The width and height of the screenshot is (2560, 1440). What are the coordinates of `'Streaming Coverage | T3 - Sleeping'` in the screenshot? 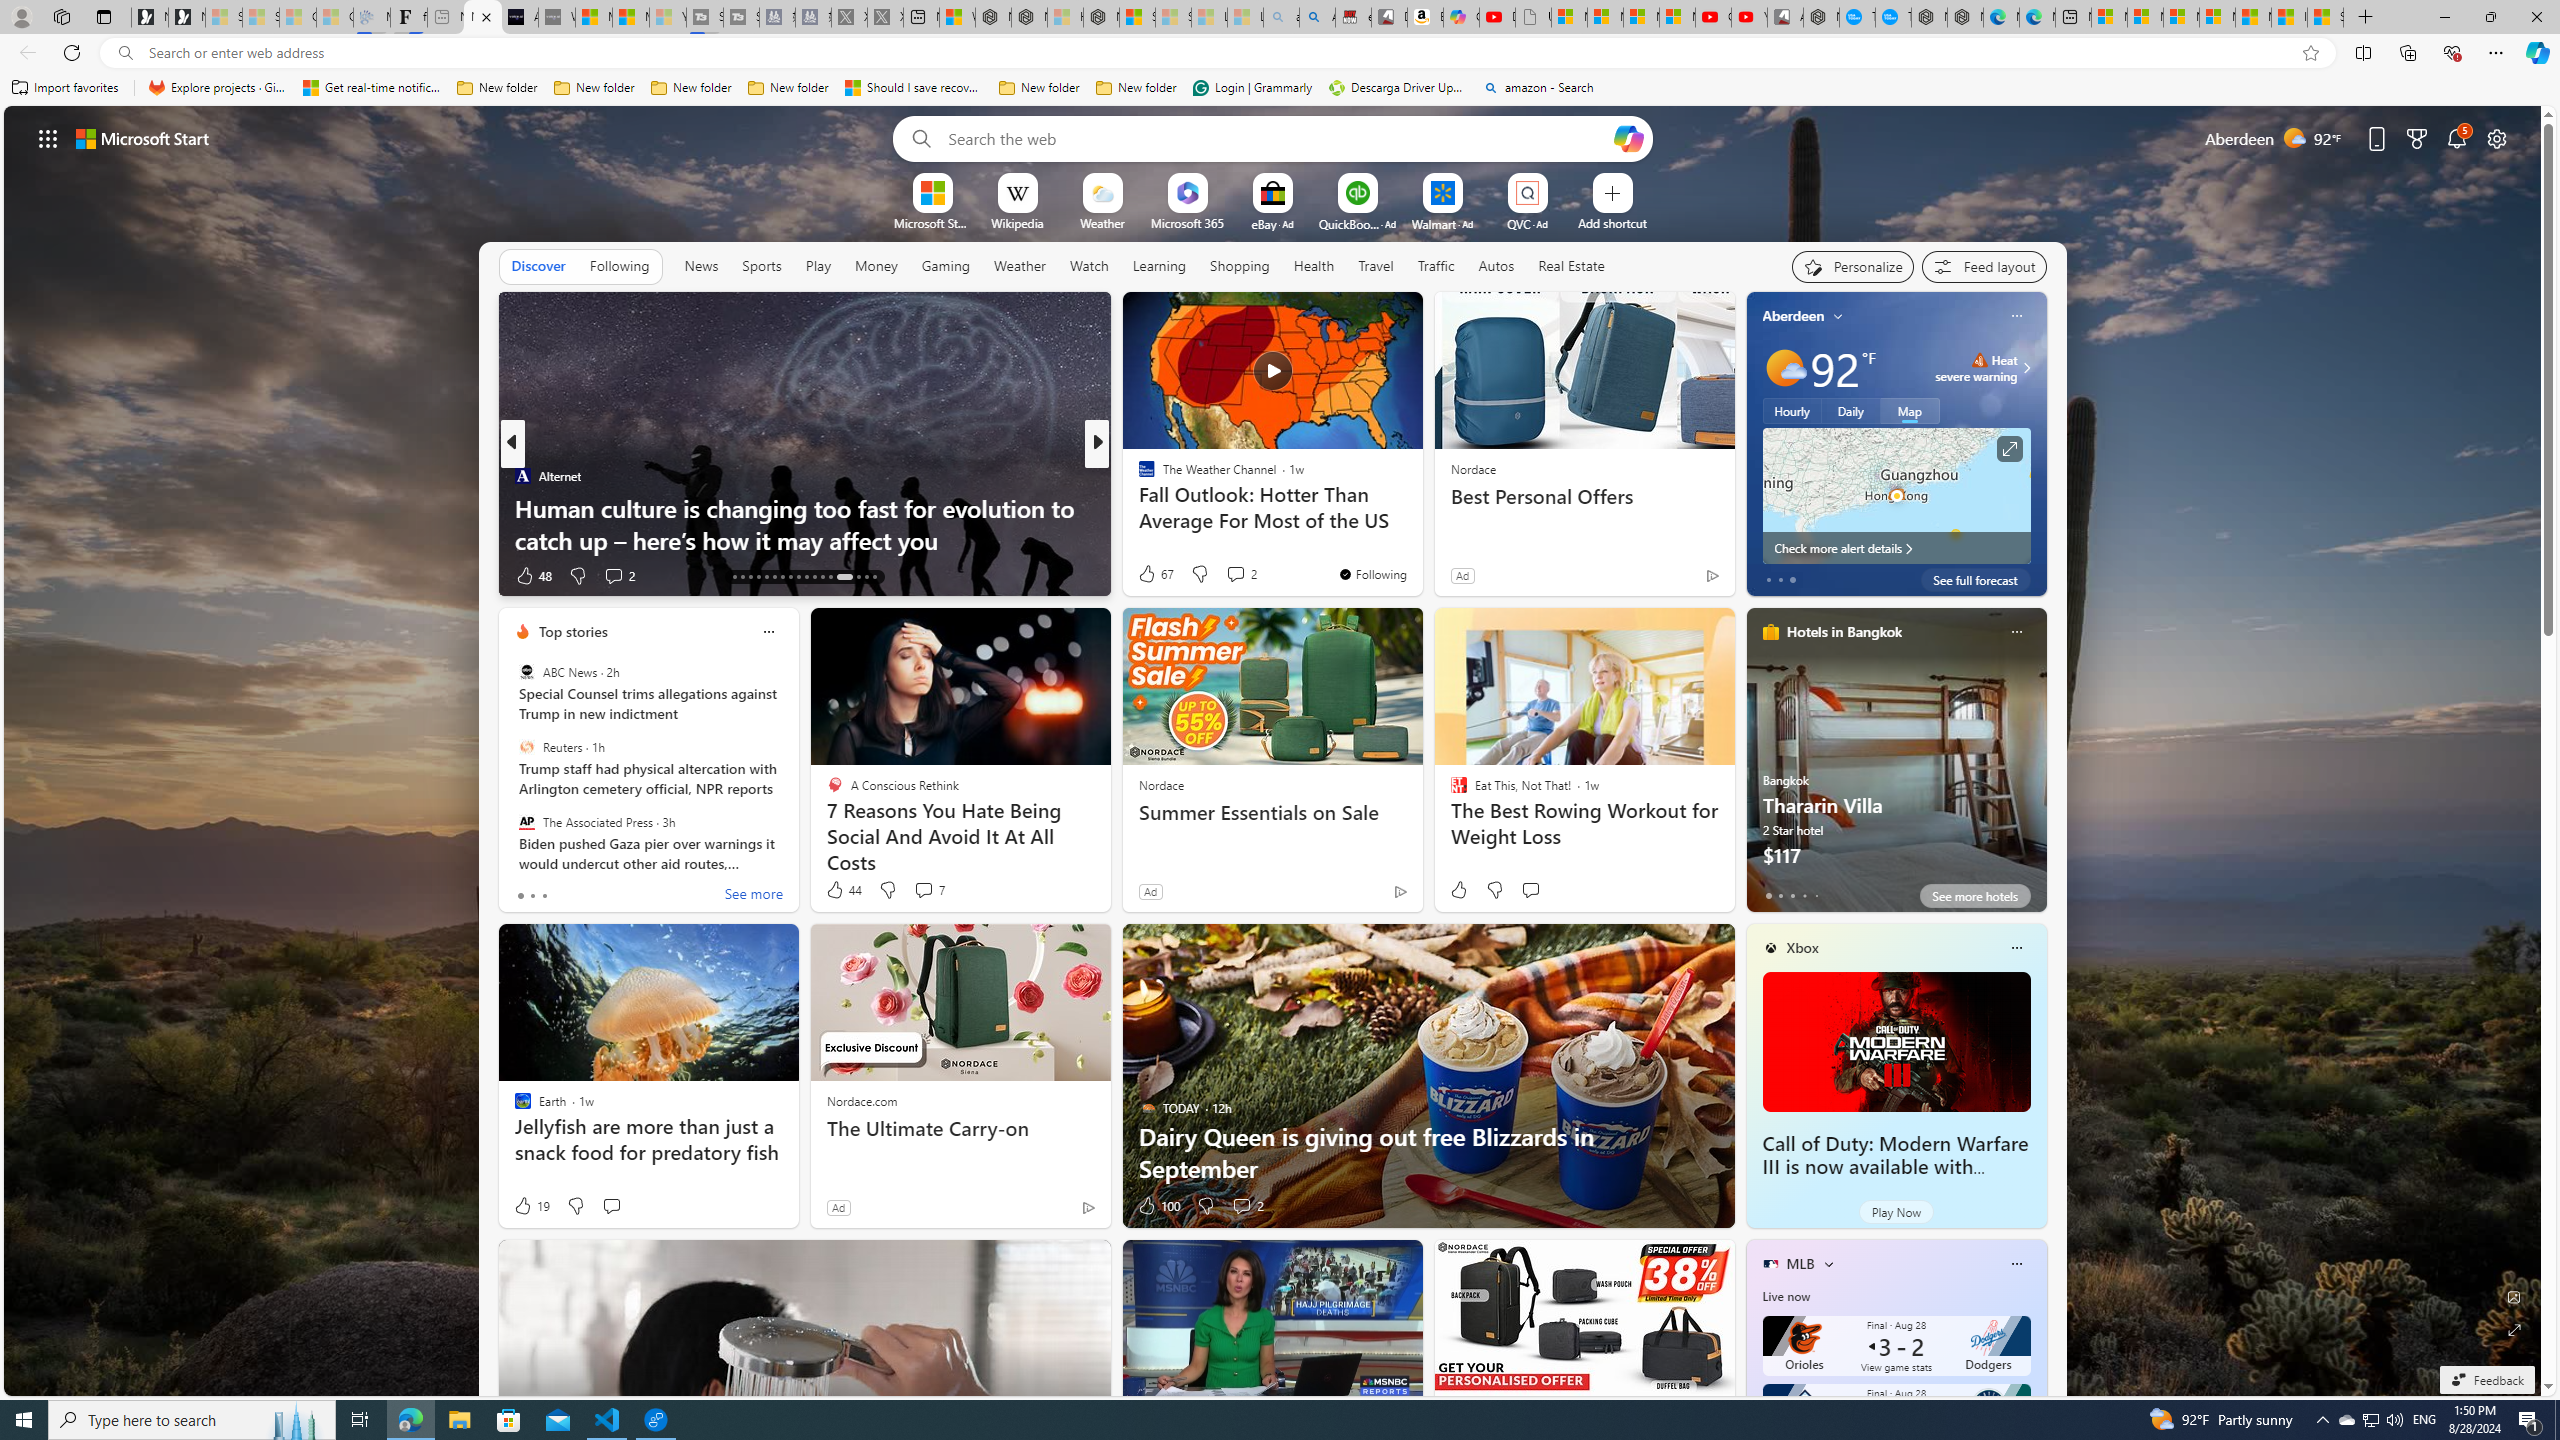 It's located at (705, 16).